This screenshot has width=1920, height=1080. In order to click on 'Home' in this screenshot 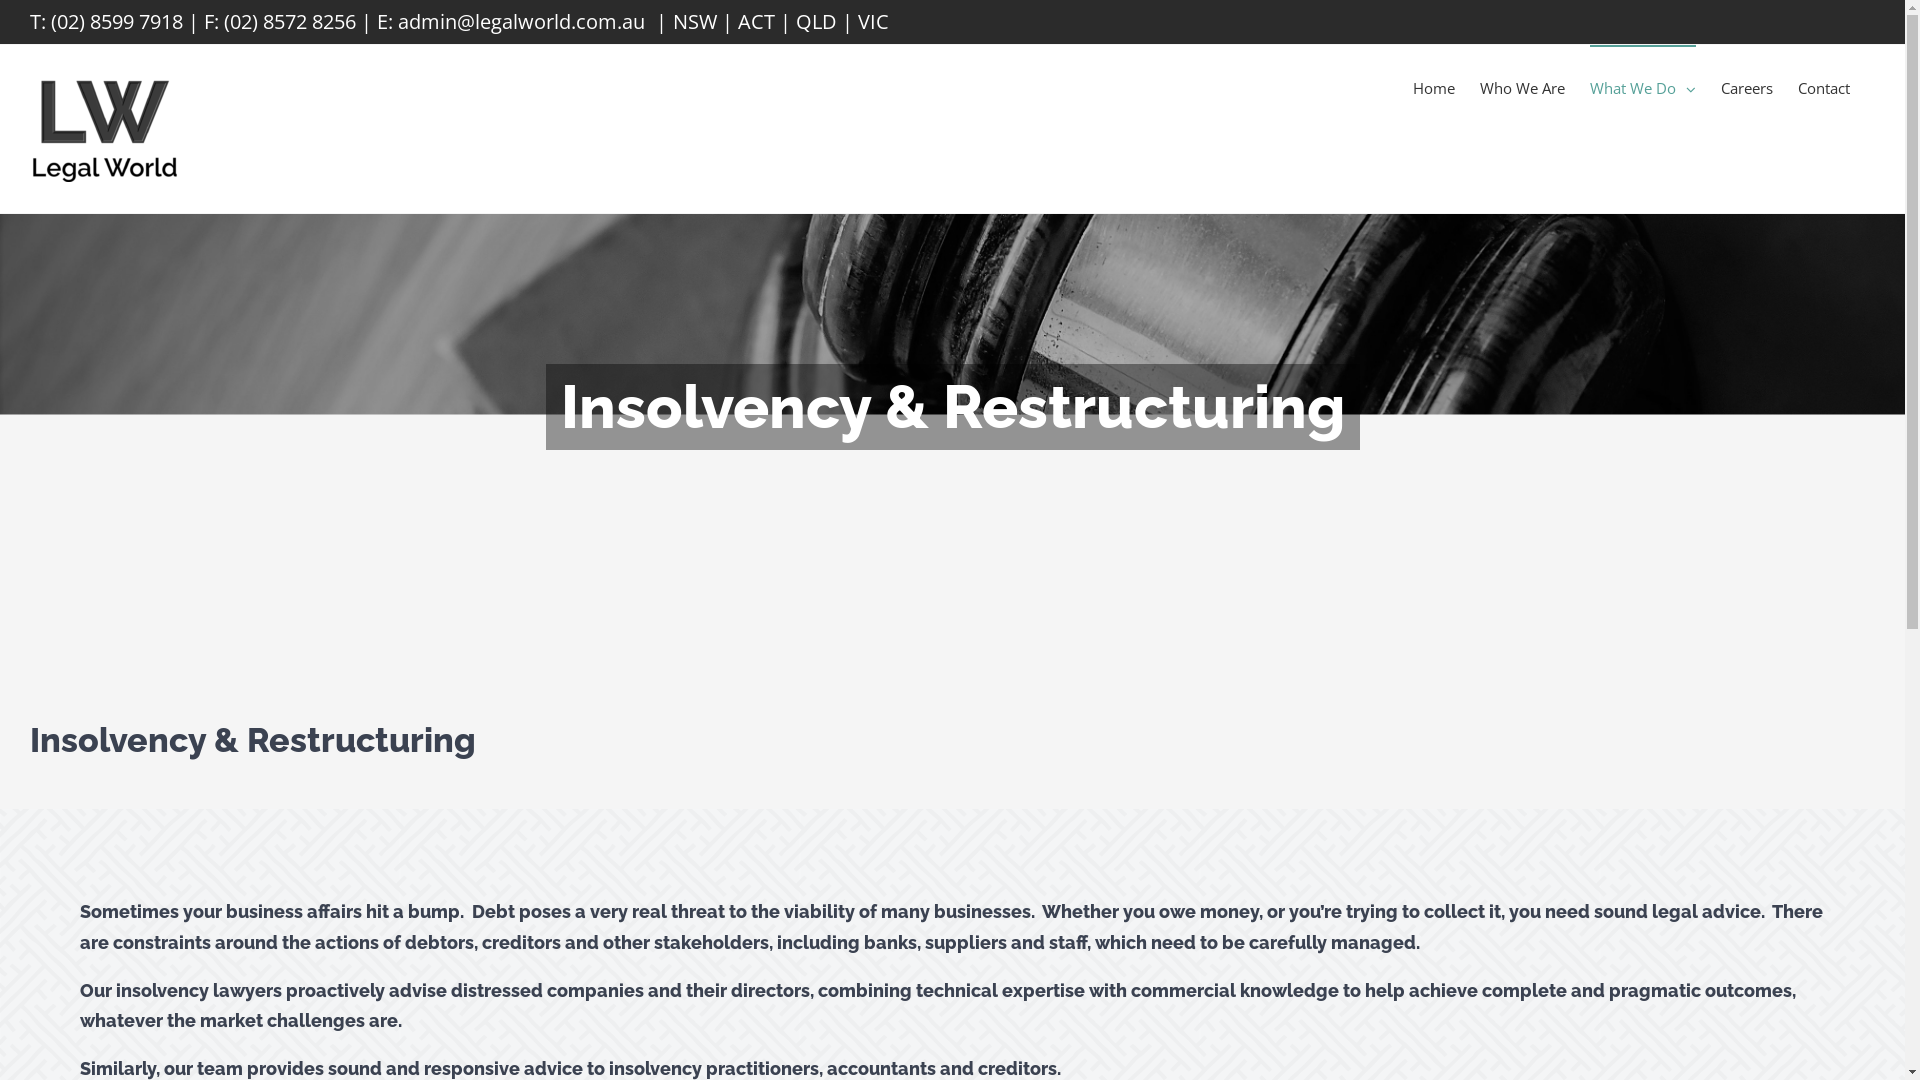, I will do `click(1433, 86)`.